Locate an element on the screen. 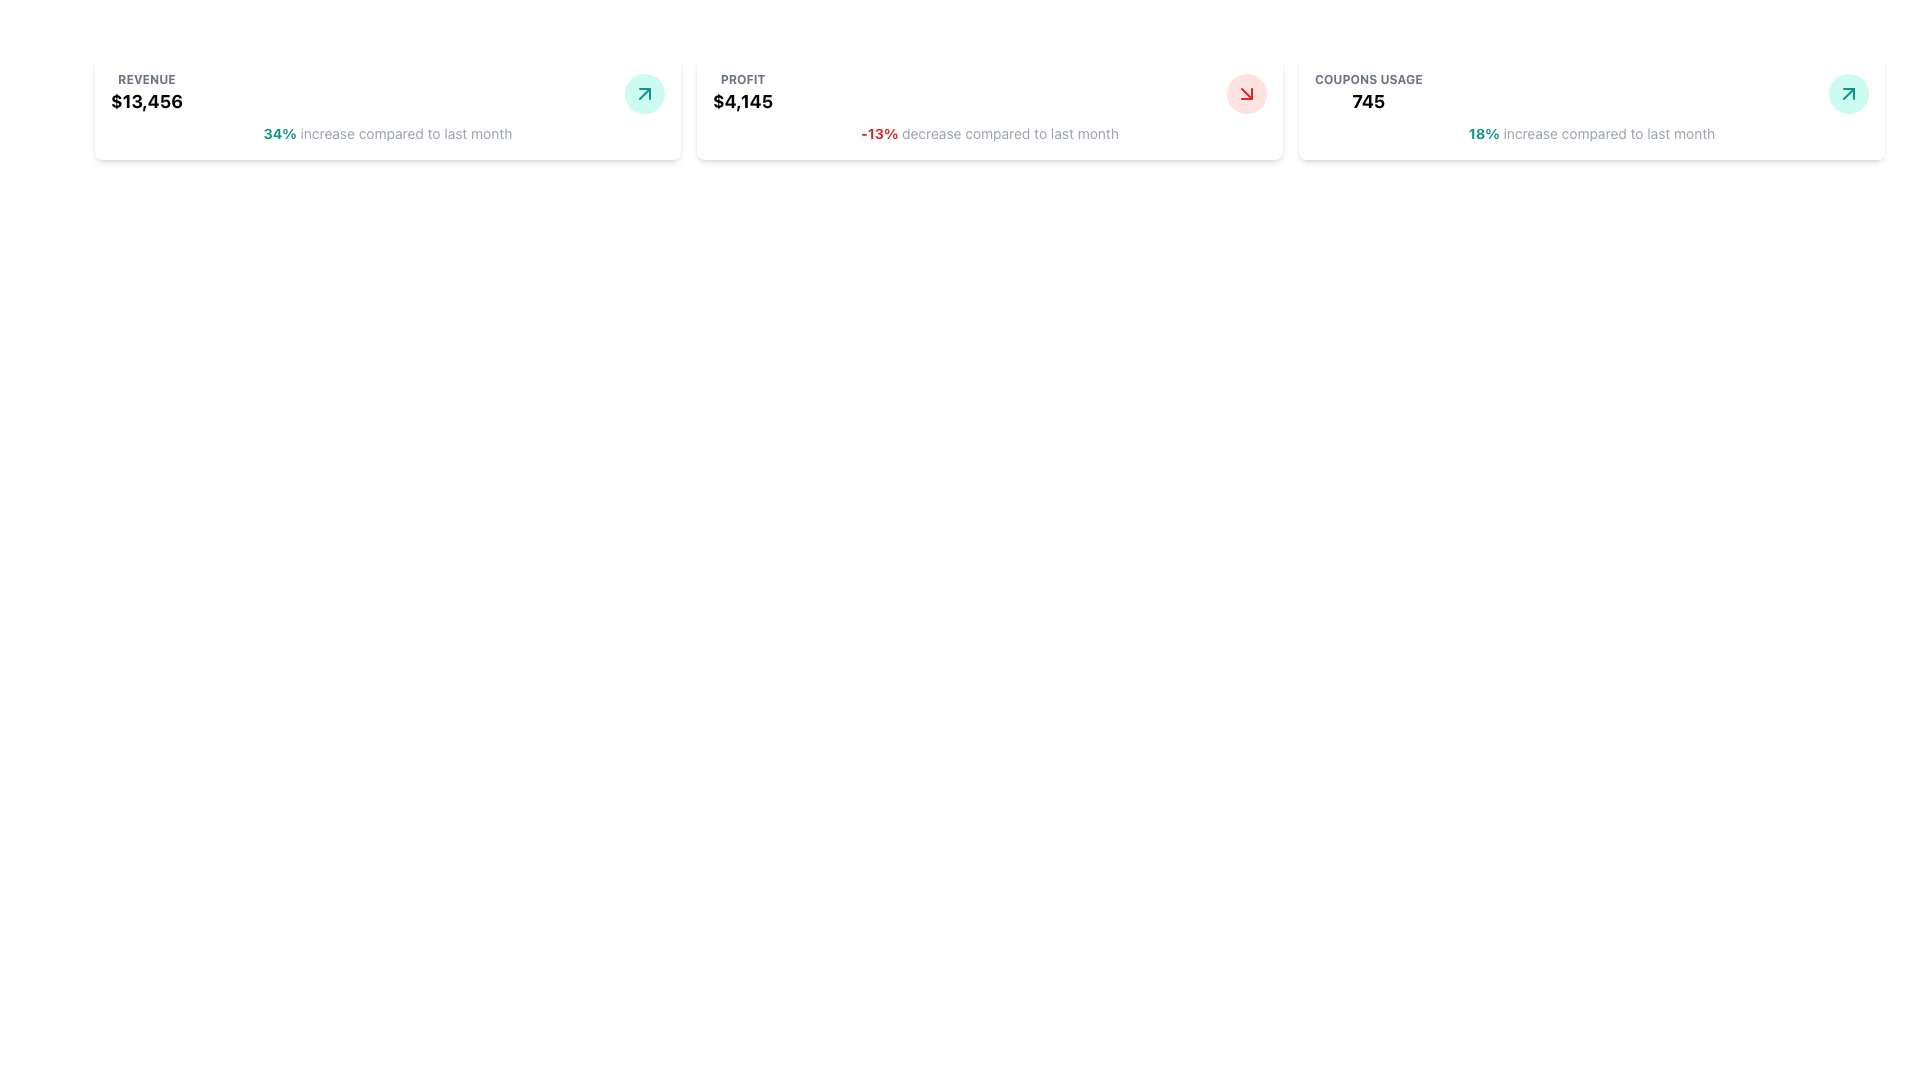 This screenshot has height=1080, width=1920. text from the label positioned at the top of the 'Profit' card, which provides context to the financial value '$4,145' displayed below it is located at coordinates (742, 79).